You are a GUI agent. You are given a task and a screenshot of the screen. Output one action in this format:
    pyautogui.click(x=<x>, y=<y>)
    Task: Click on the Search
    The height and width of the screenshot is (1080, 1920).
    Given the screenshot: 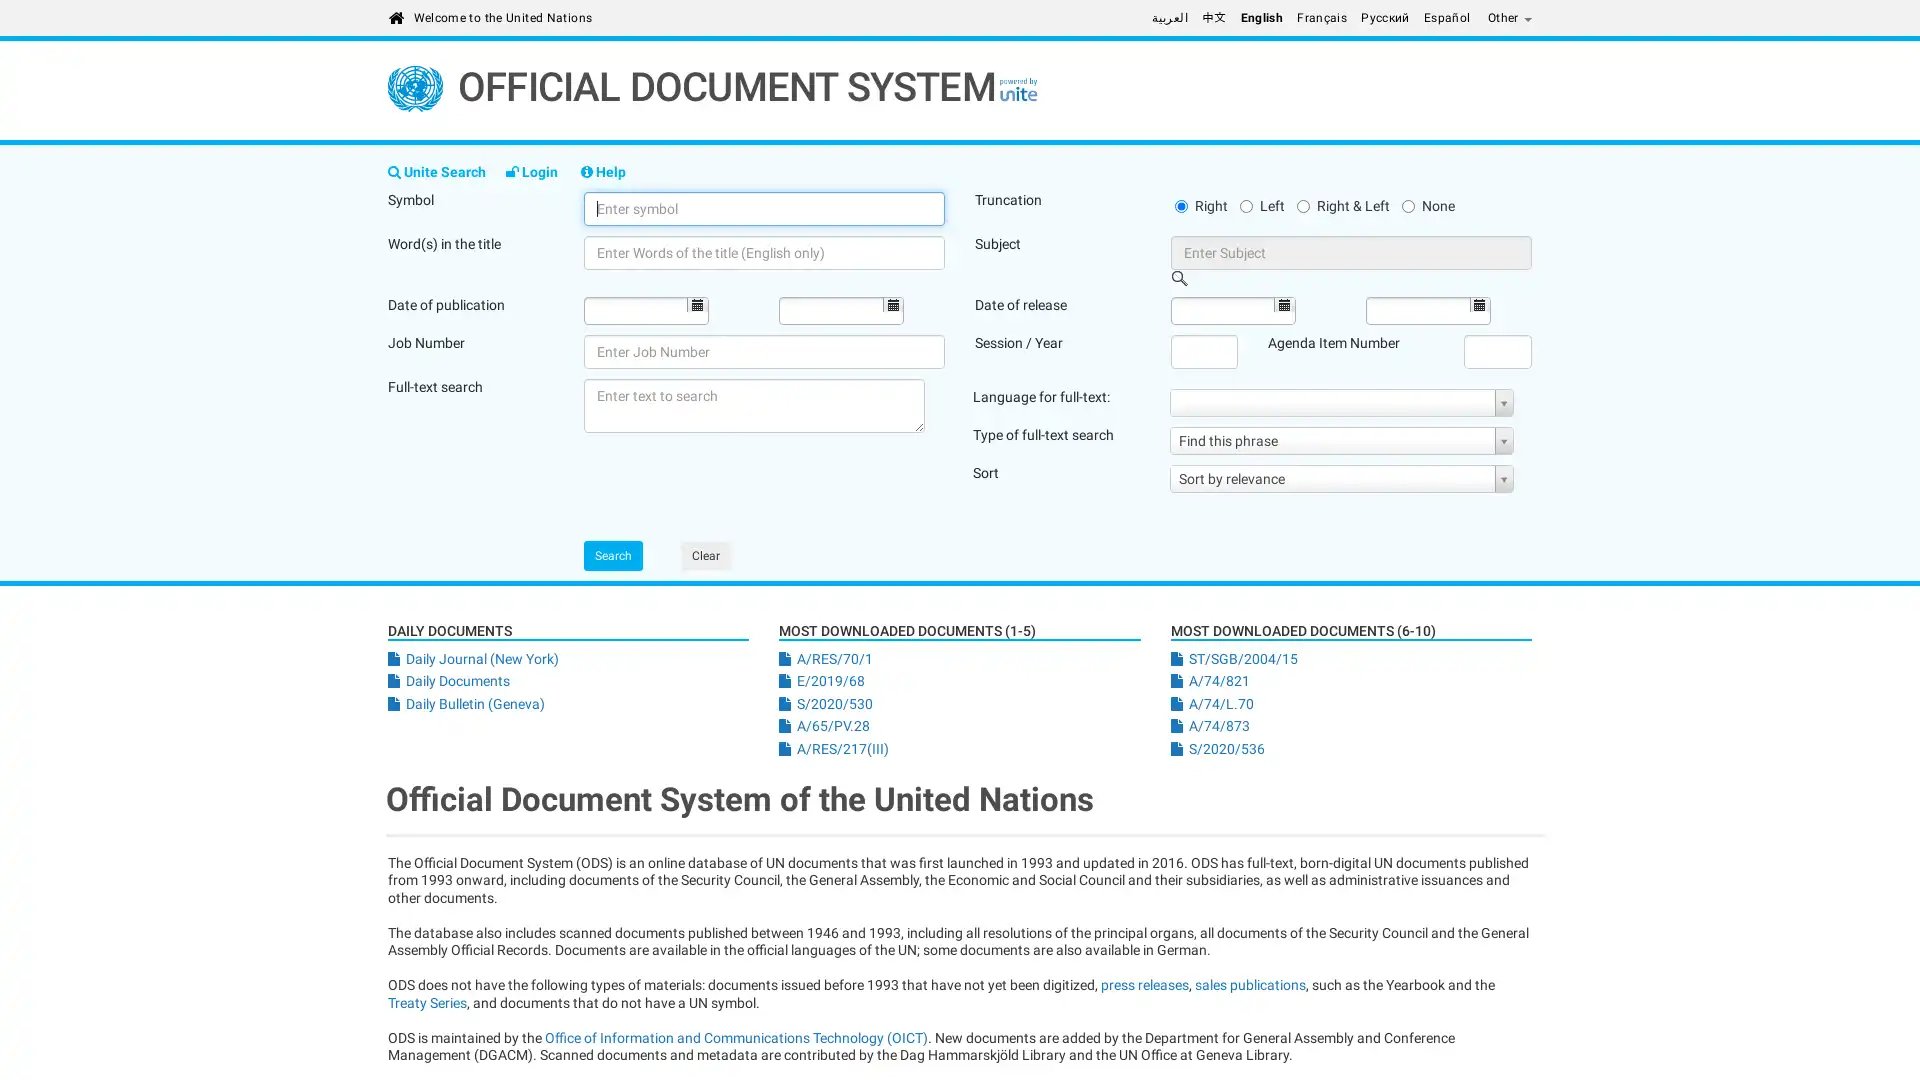 What is the action you would take?
    pyautogui.click(x=611, y=555)
    